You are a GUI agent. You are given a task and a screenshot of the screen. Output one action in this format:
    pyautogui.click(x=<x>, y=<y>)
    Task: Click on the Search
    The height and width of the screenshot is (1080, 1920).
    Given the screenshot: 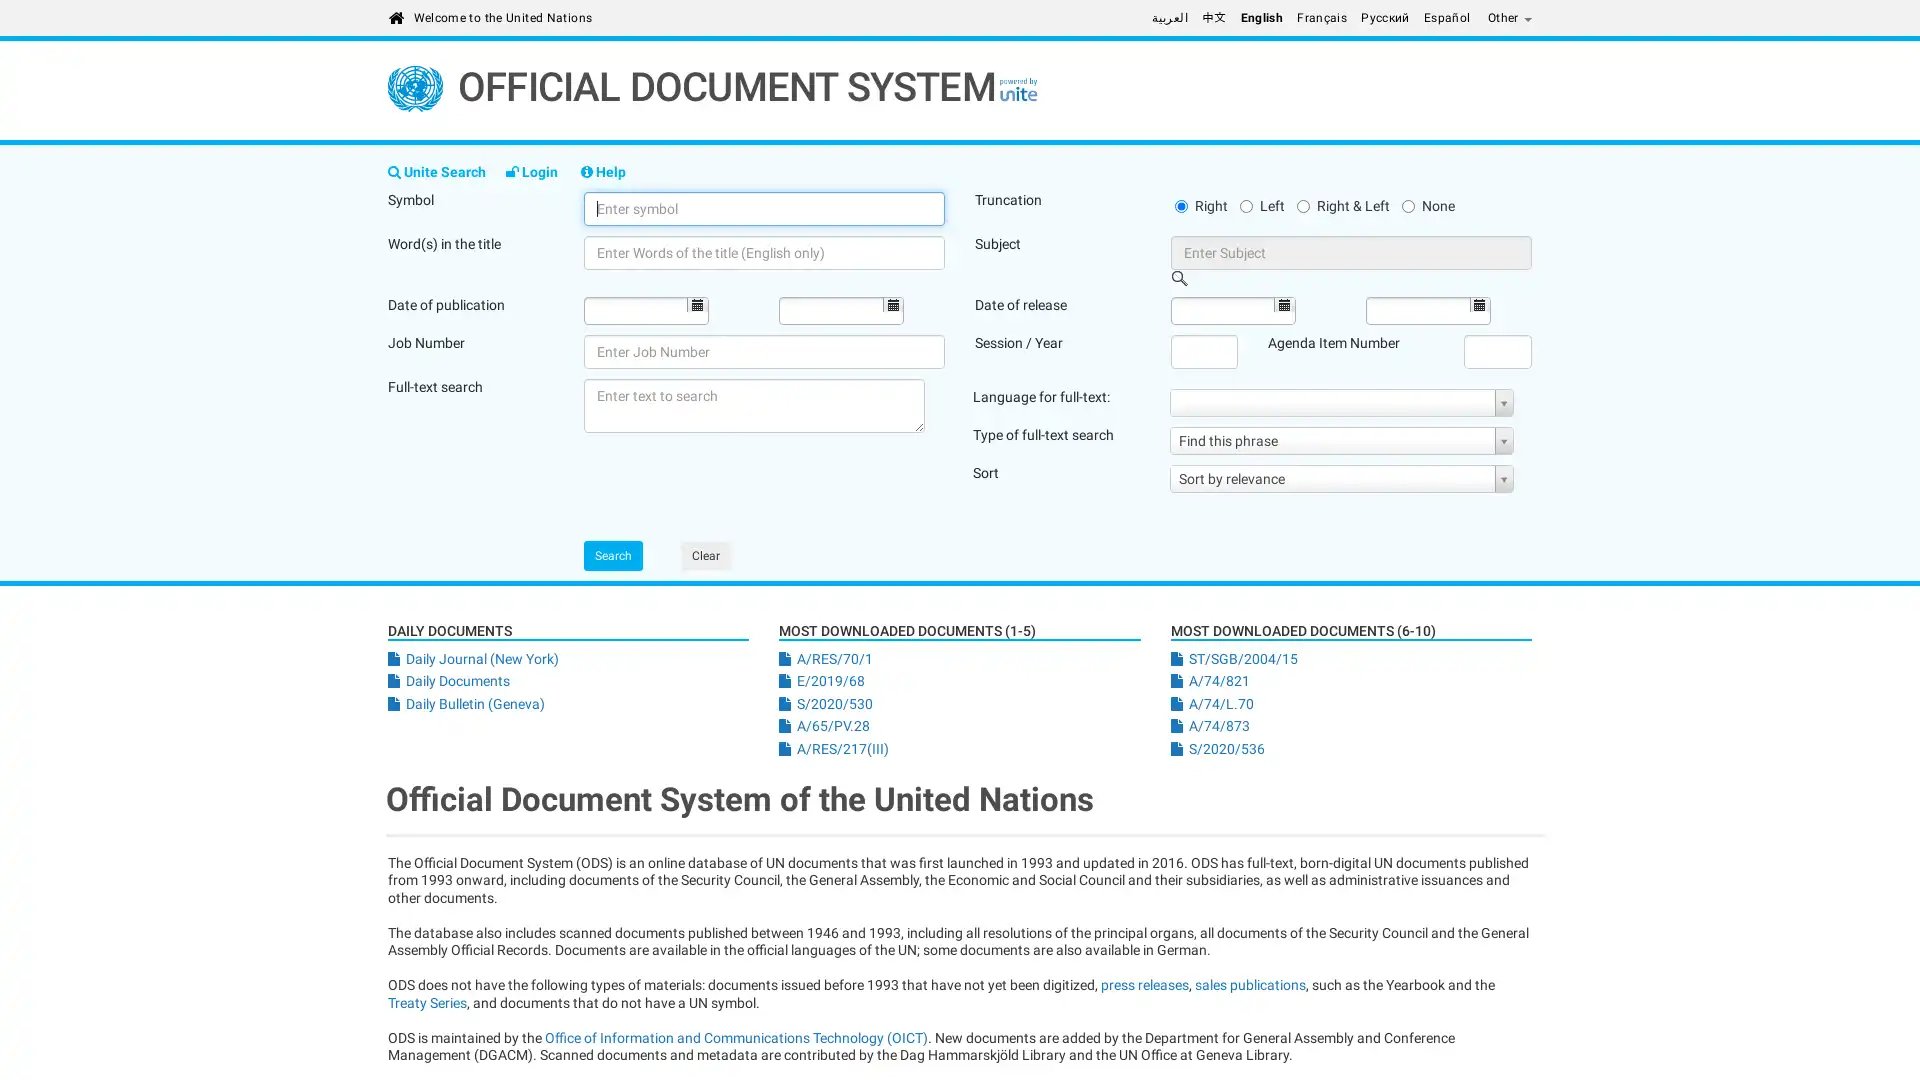 What is the action you would take?
    pyautogui.click(x=611, y=555)
    